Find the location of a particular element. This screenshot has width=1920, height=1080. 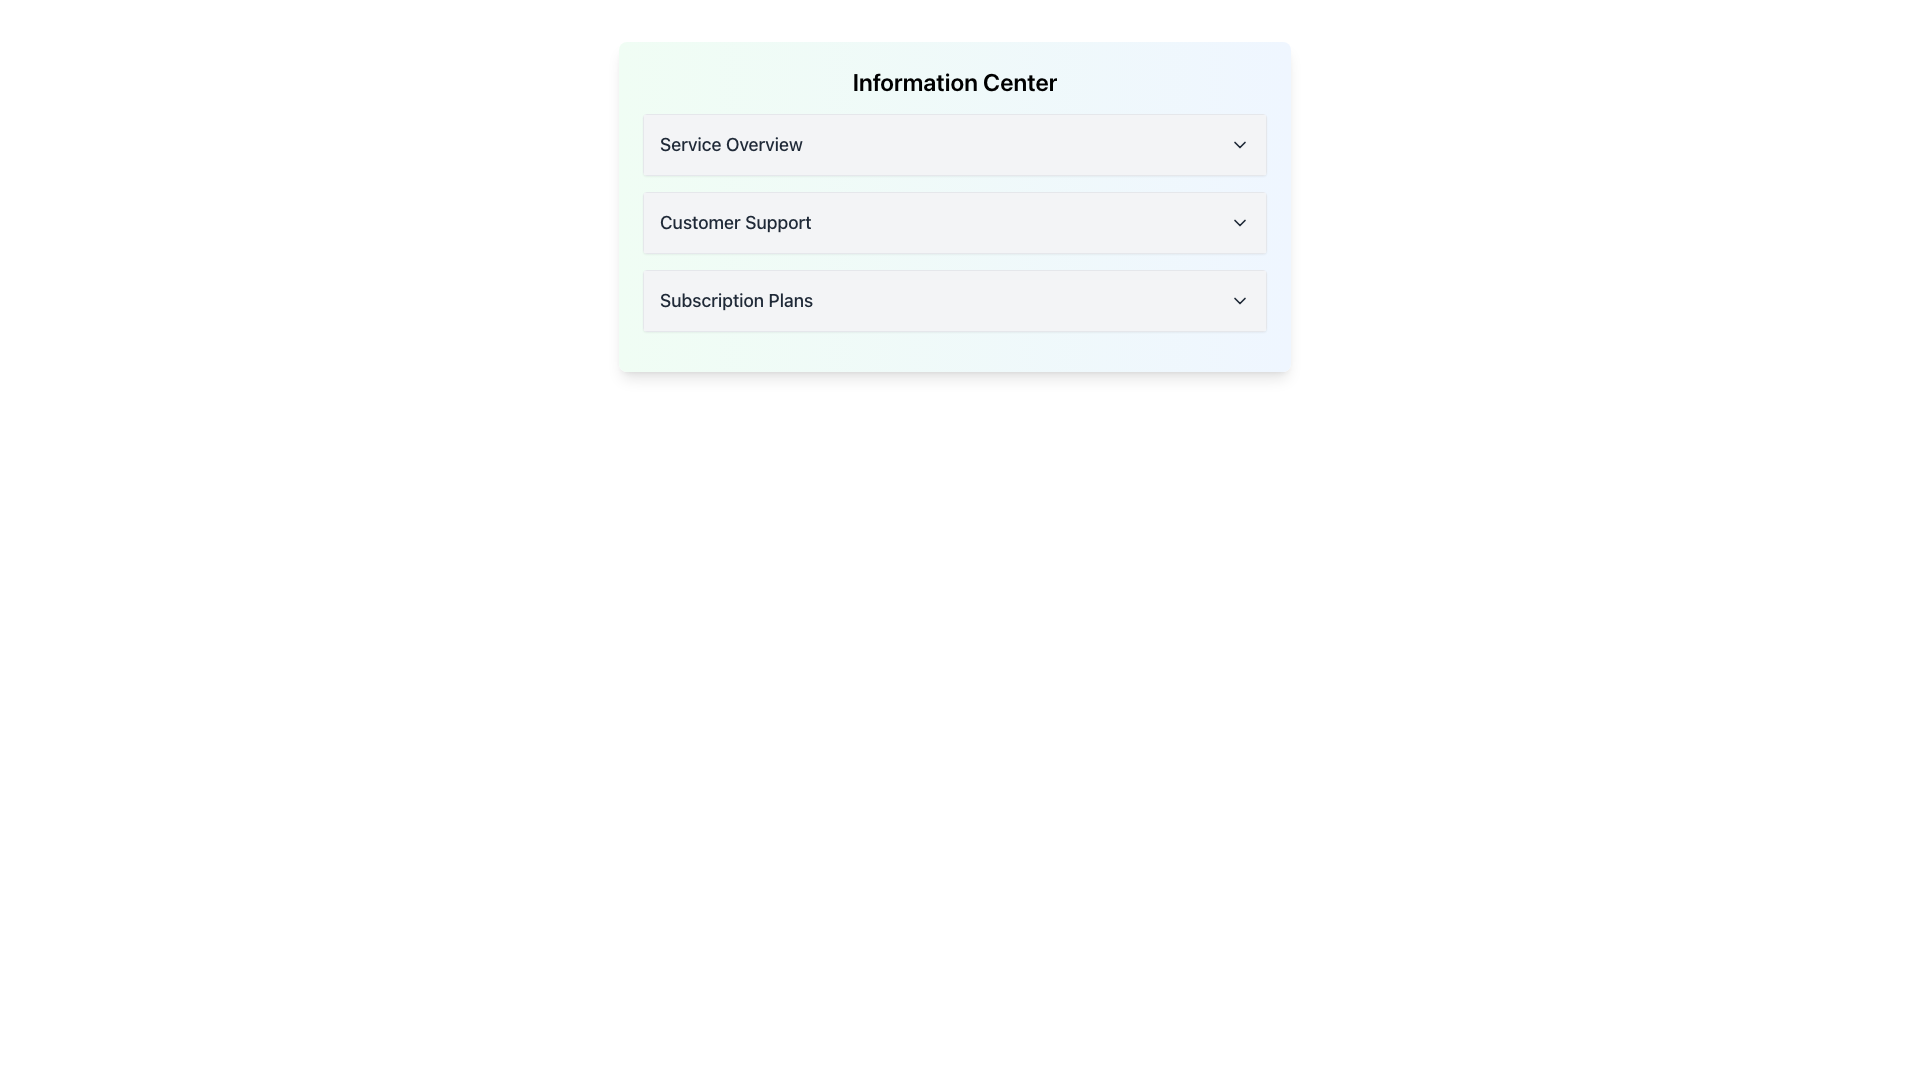

the 'Customer Support' button located under the 'Information Center' title, which is the second option in a vertical list of three items is located at coordinates (954, 223).